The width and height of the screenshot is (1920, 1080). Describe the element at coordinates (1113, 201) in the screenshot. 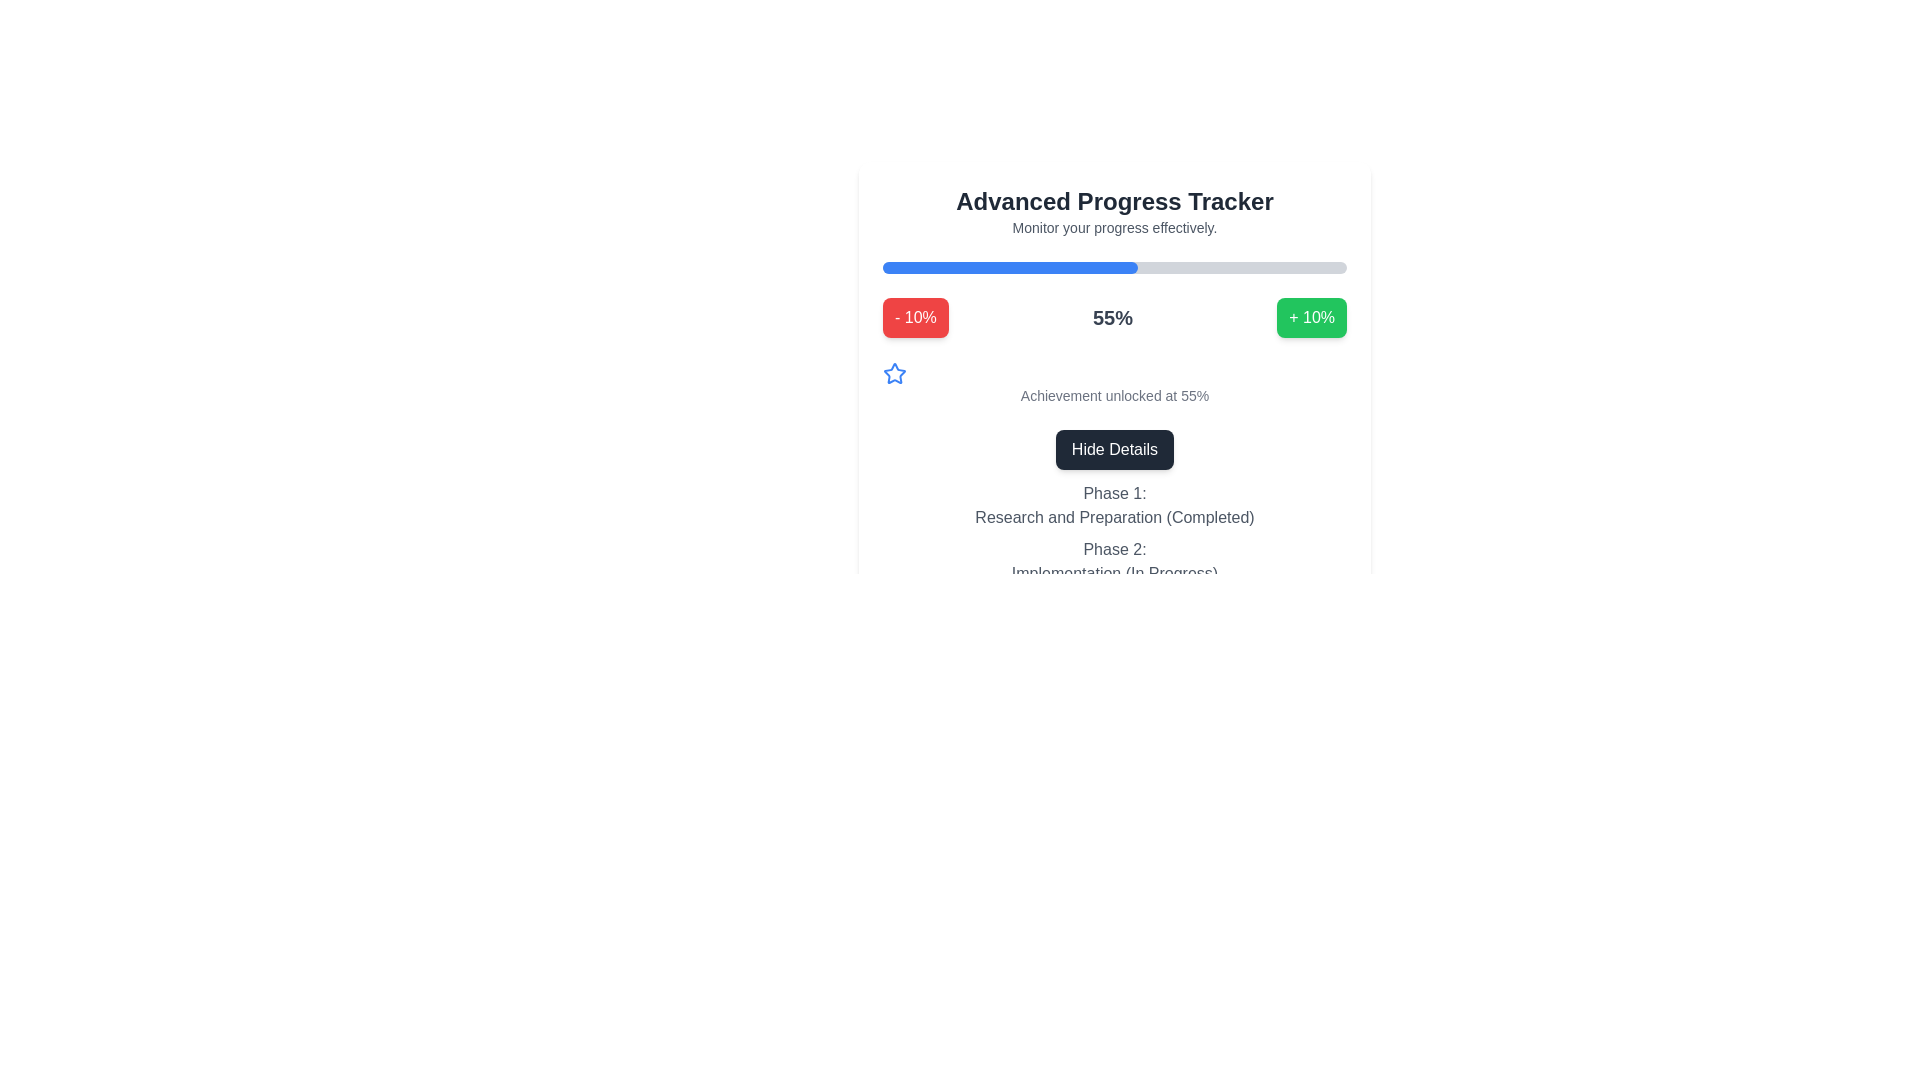

I see `the prominently displayed heading with the text 'Advanced Progress Tracker', which is styled in bold, extra-large dark gray font and located at the top center of the interface` at that location.